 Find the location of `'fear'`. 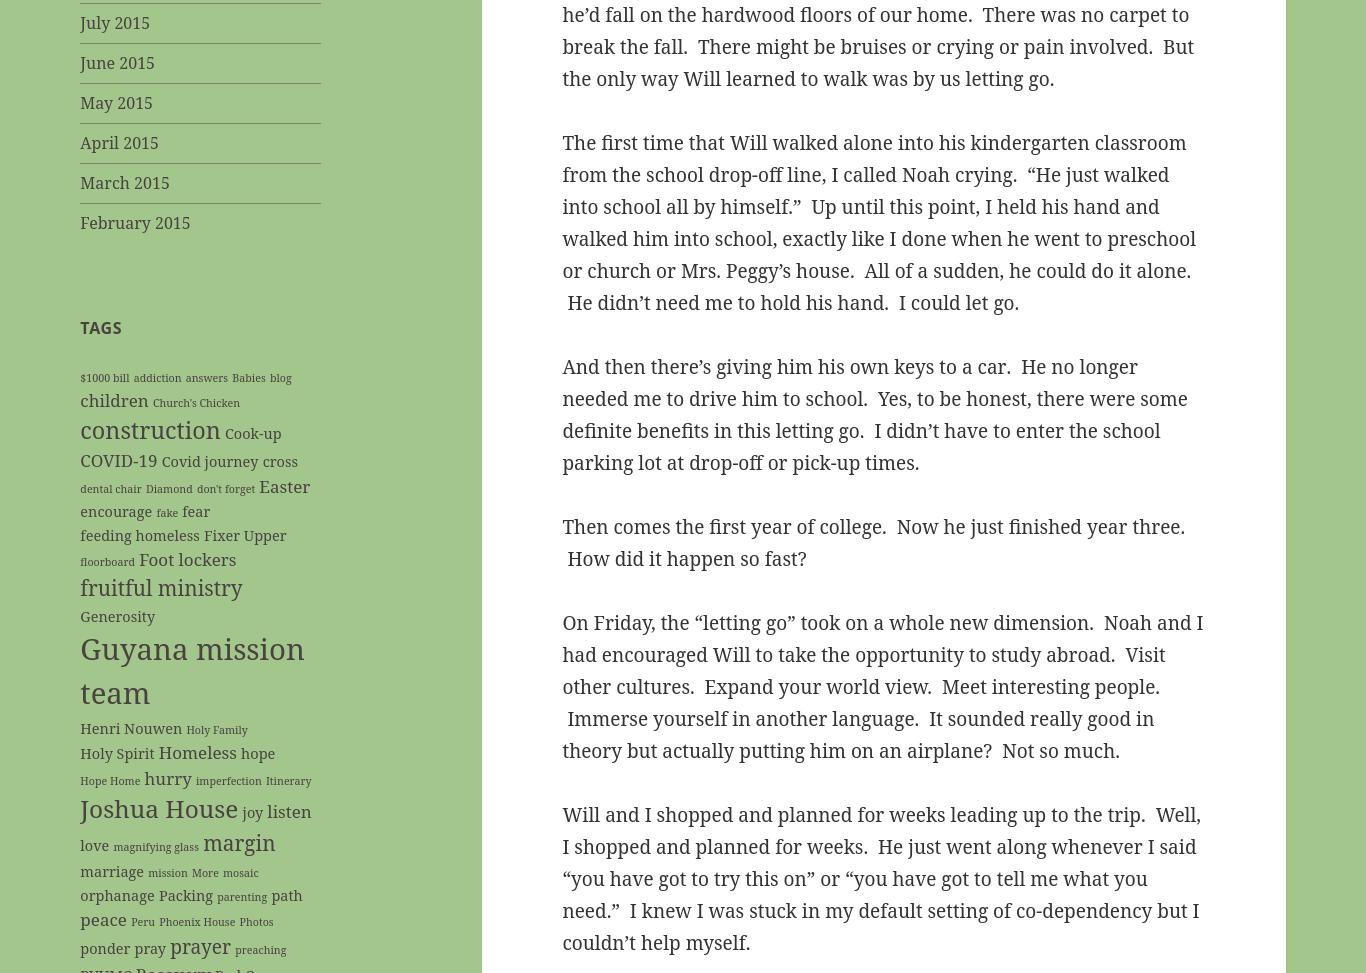

'fear' is located at coordinates (195, 510).